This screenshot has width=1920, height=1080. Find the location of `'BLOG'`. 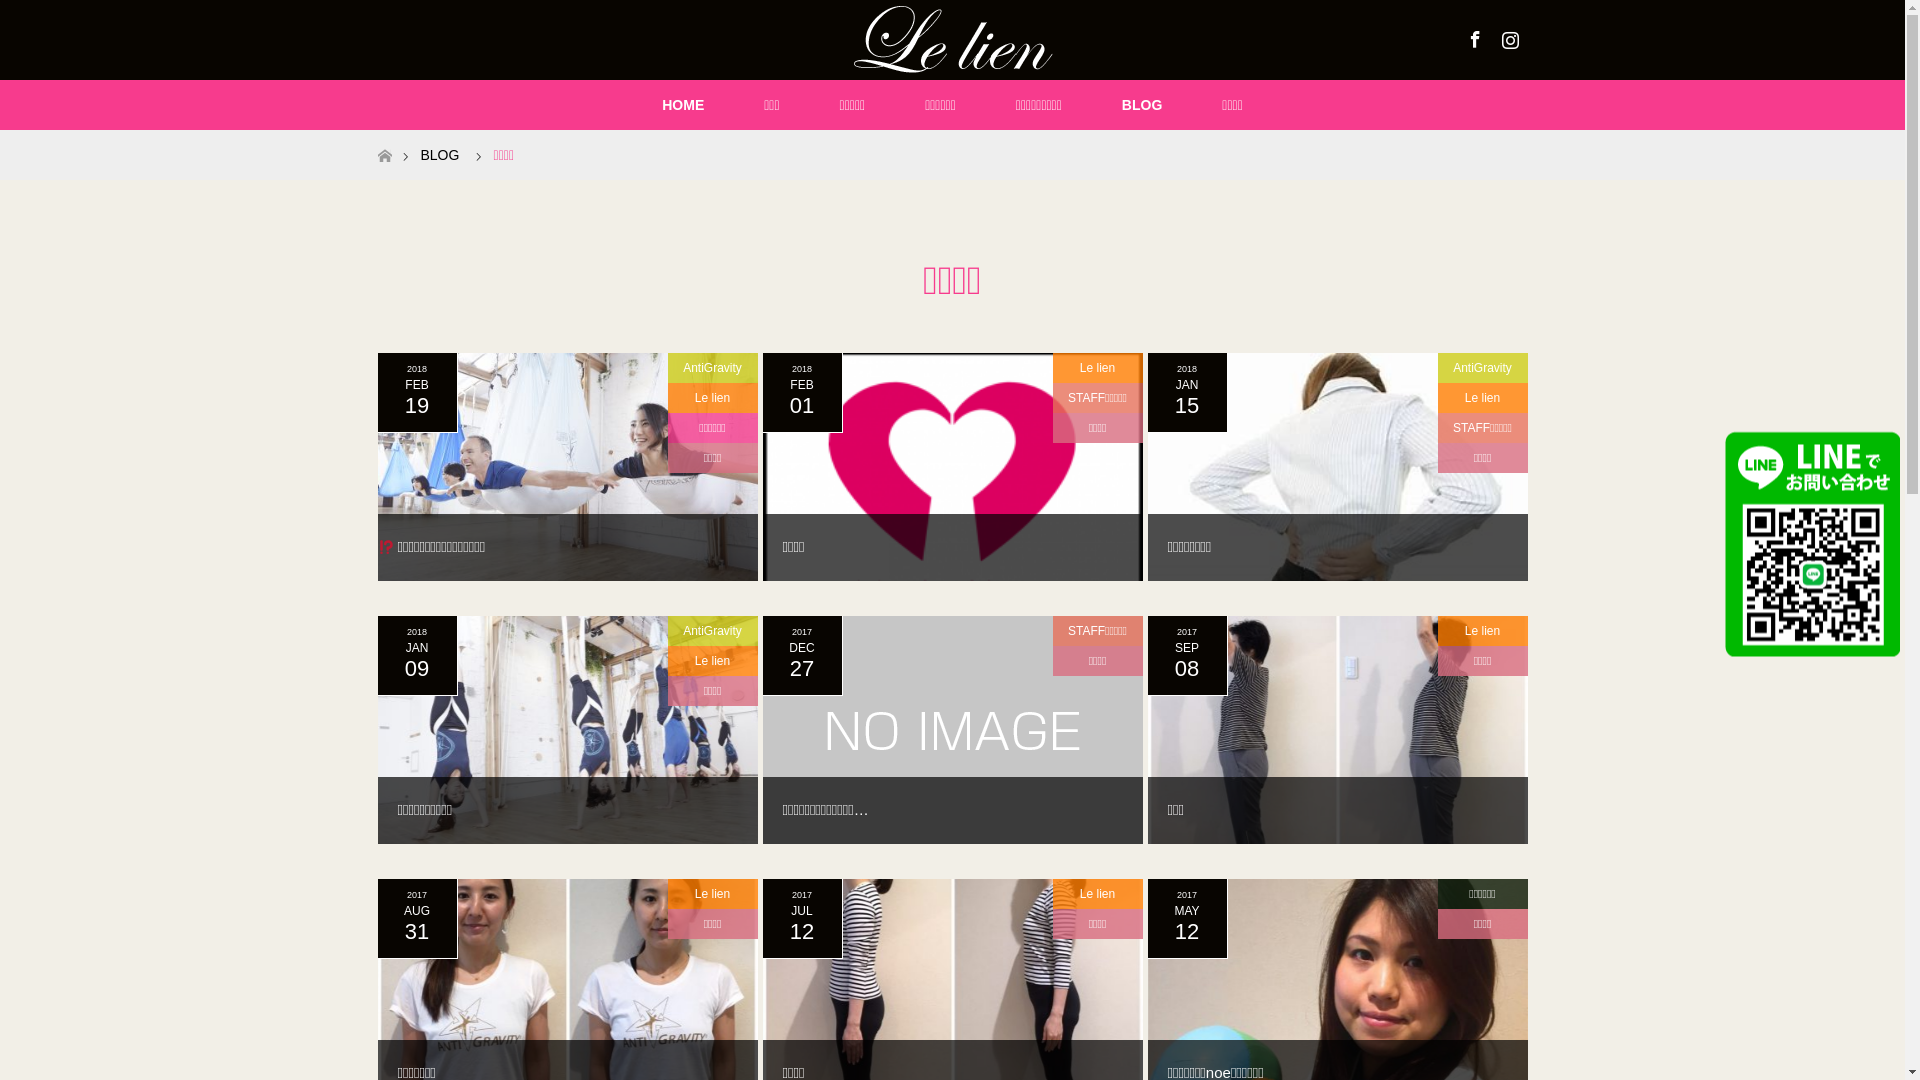

'BLOG' is located at coordinates (1142, 104).